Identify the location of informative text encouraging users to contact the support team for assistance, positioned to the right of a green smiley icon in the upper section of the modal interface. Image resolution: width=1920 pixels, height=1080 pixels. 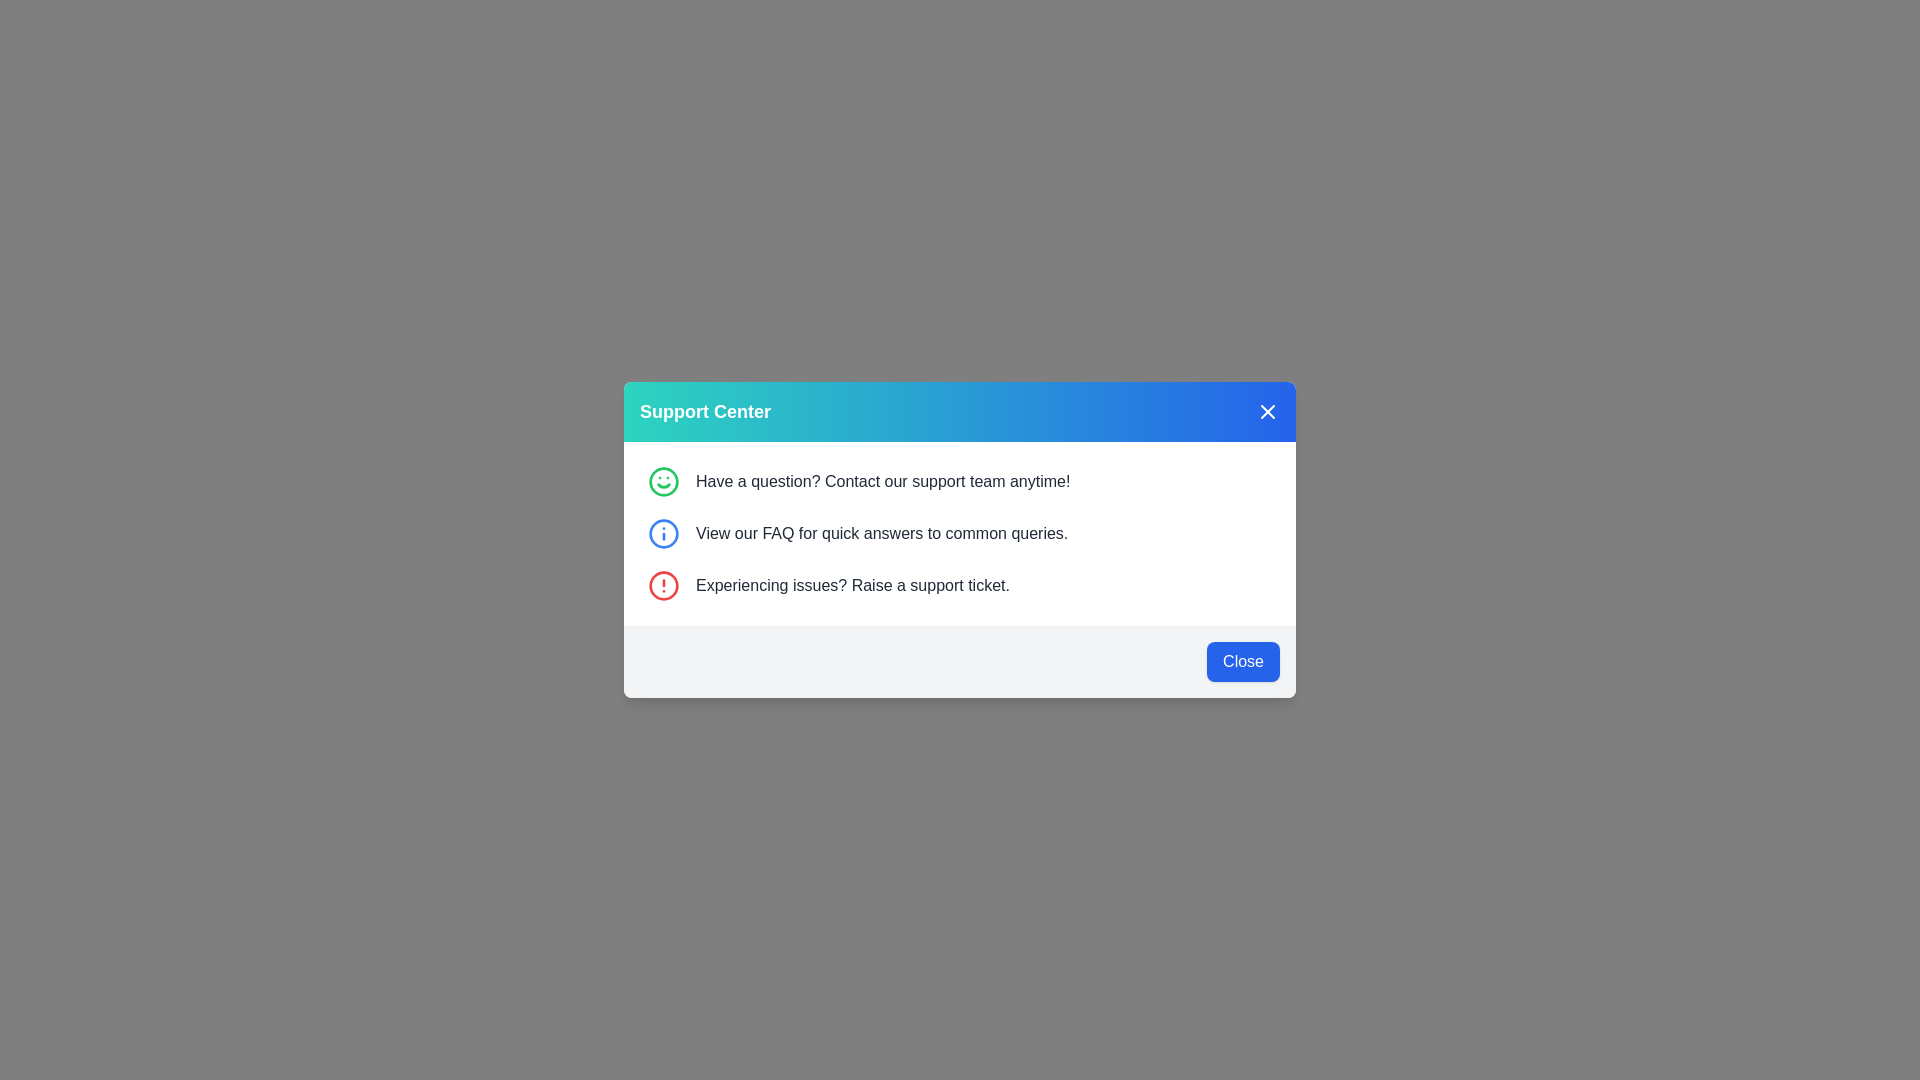
(882, 482).